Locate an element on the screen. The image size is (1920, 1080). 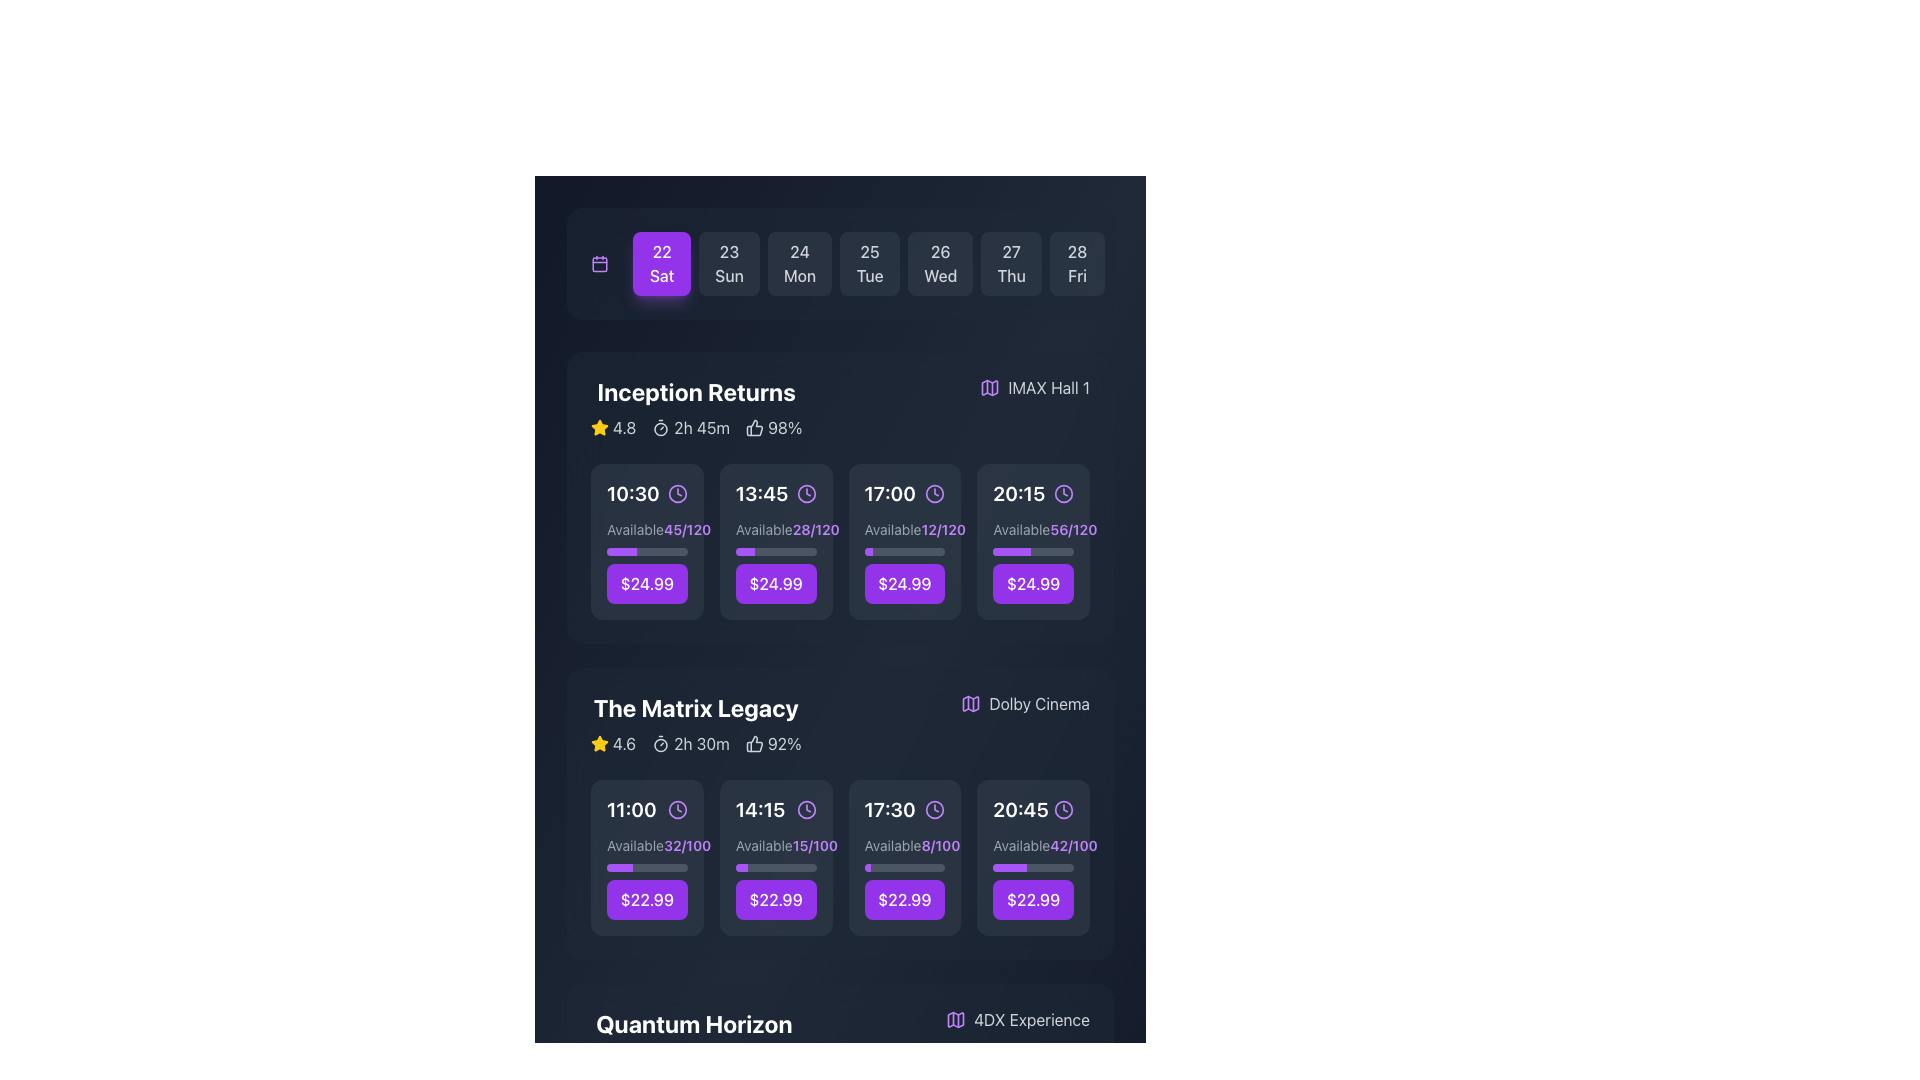
the bold, purple-colored label displaying '8/100', which indicates availability for the 17:30 time slot in the 'The Matrix Legacy' section is located at coordinates (939, 845).